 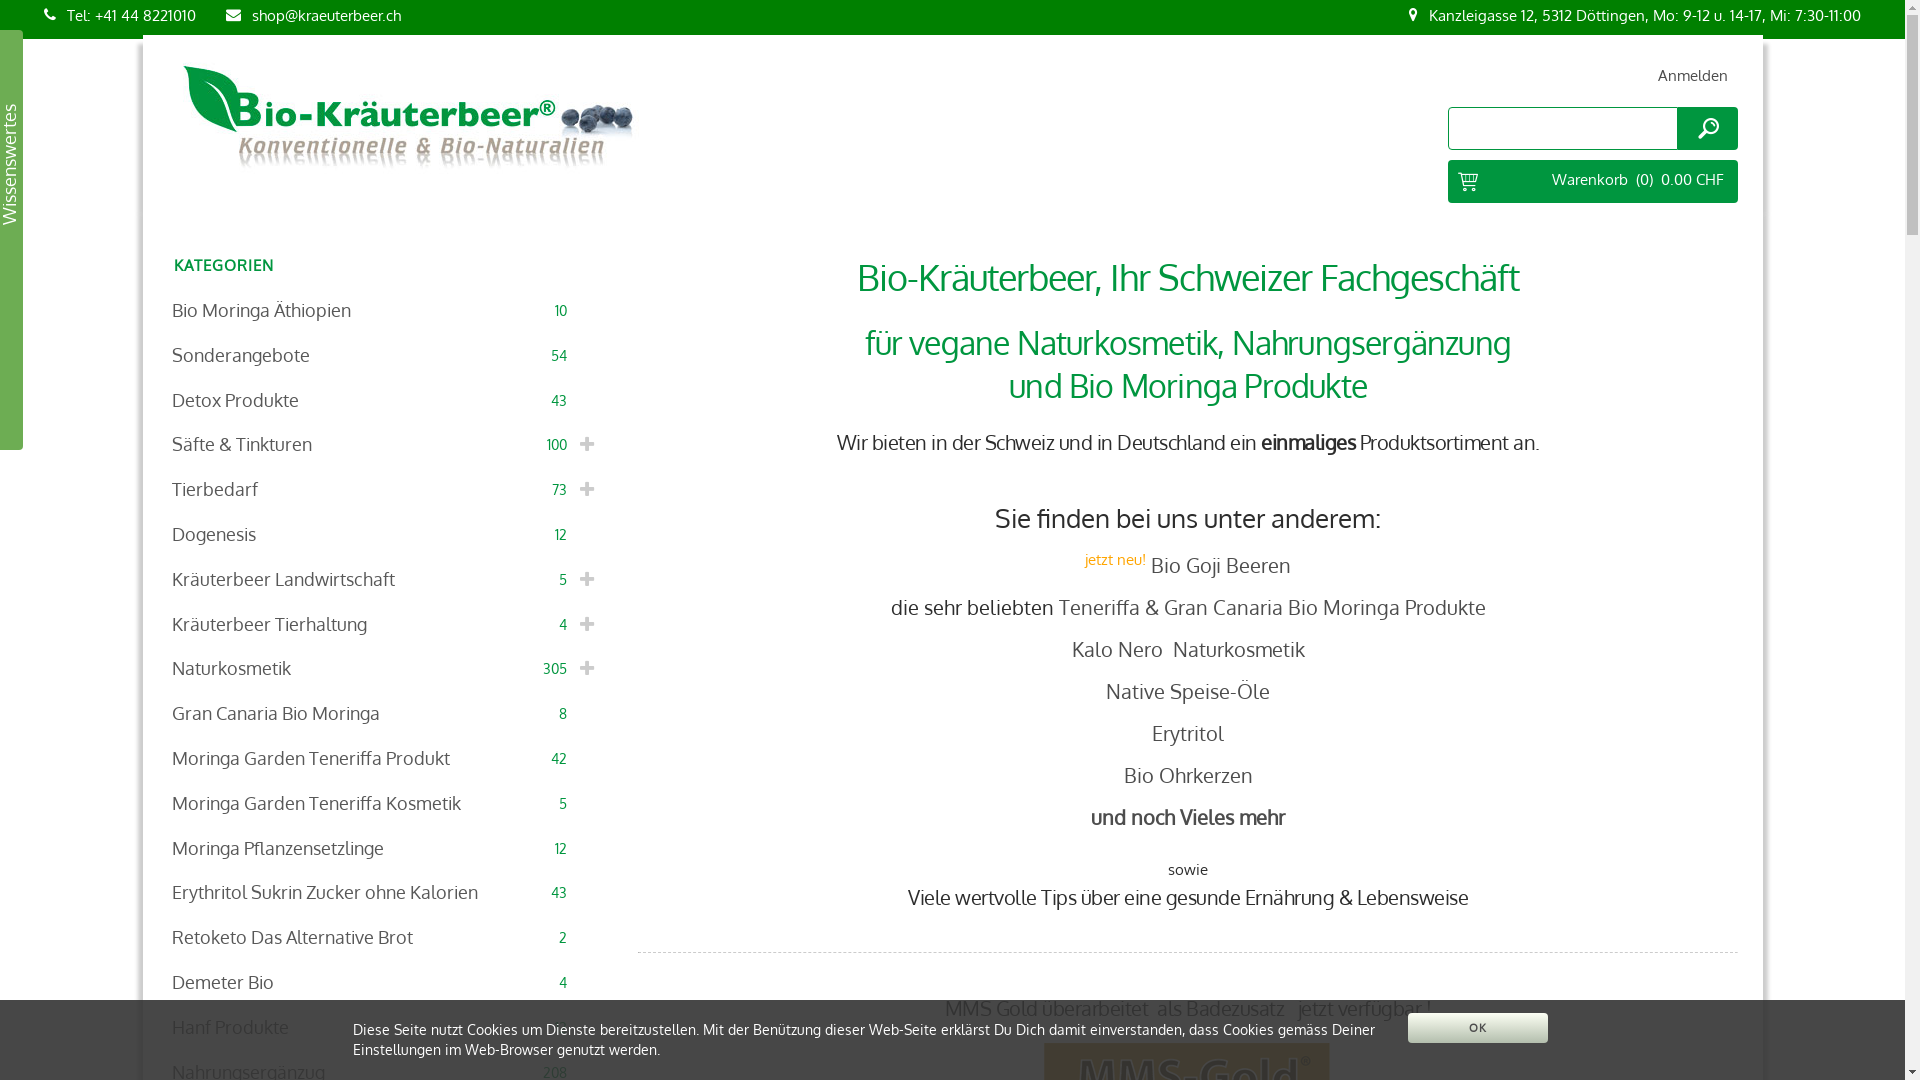 What do you see at coordinates (1188, 774) in the screenshot?
I see `'Bio Ohrkerzen'` at bounding box center [1188, 774].